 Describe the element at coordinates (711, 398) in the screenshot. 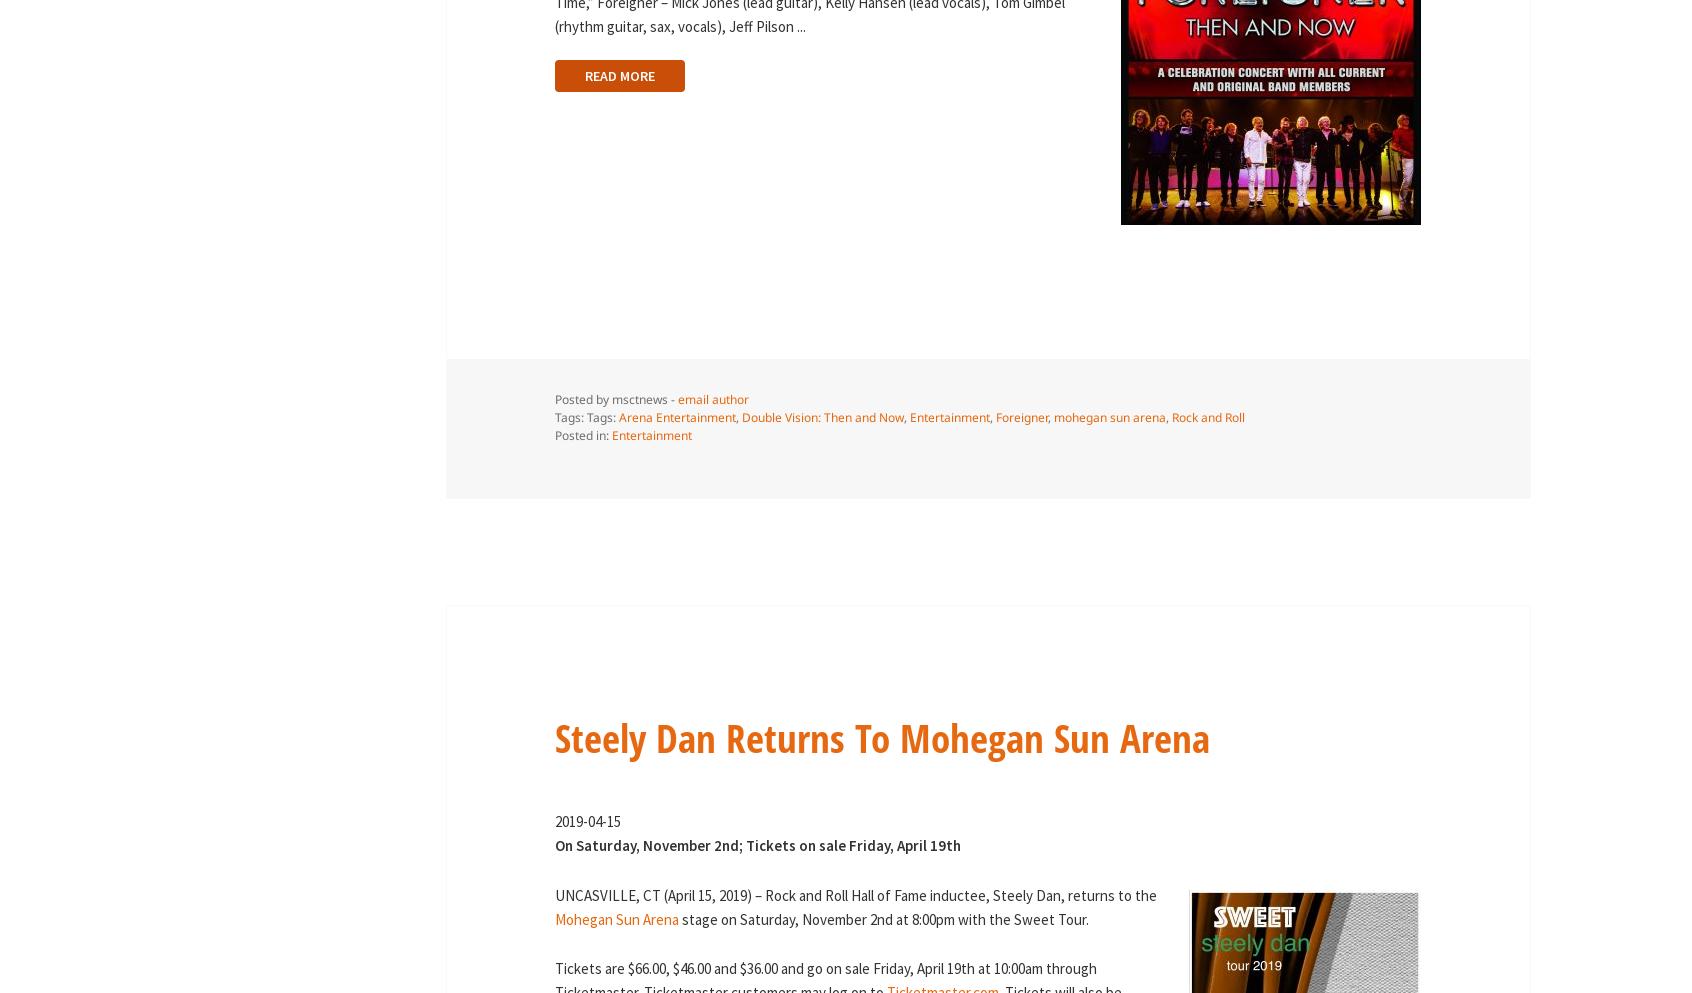

I see `'email author'` at that location.